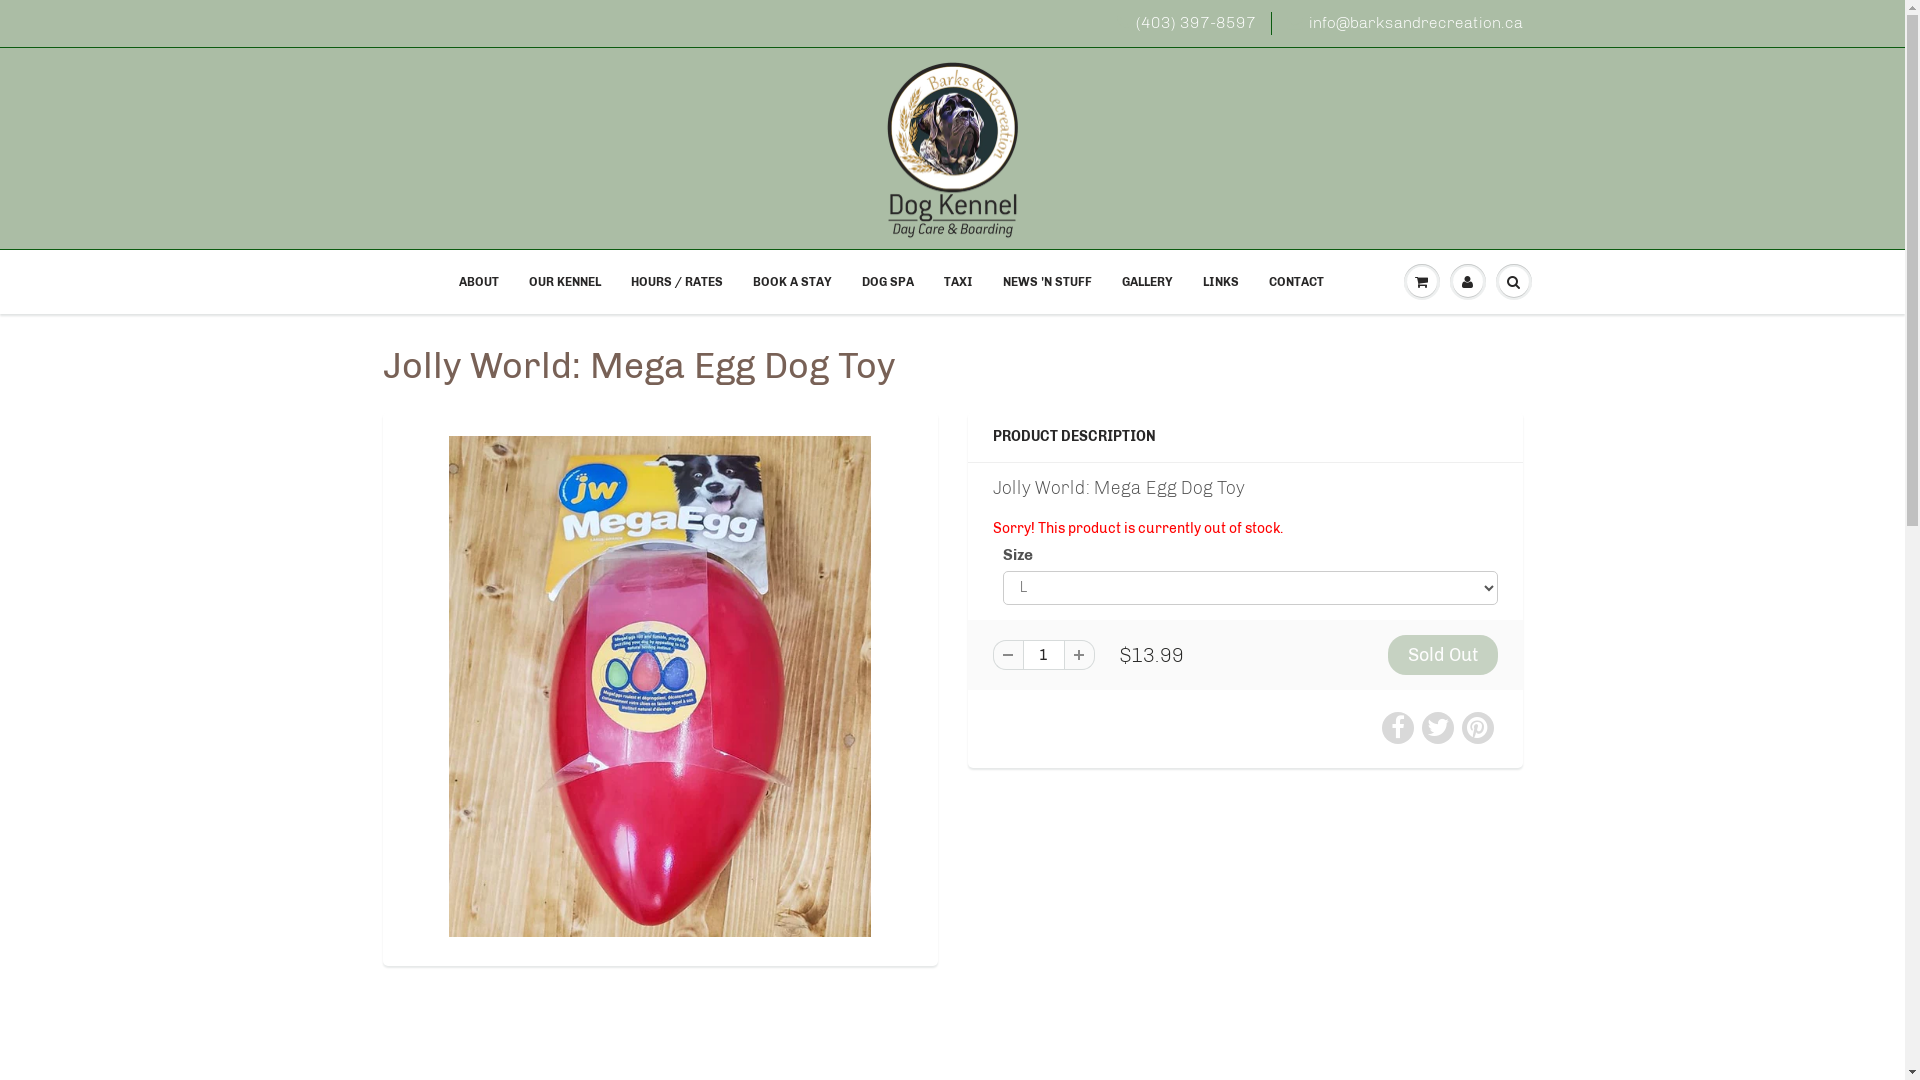 Image resolution: width=1920 pixels, height=1080 pixels. Describe the element at coordinates (1296, 281) in the screenshot. I see `'CONTACT'` at that location.